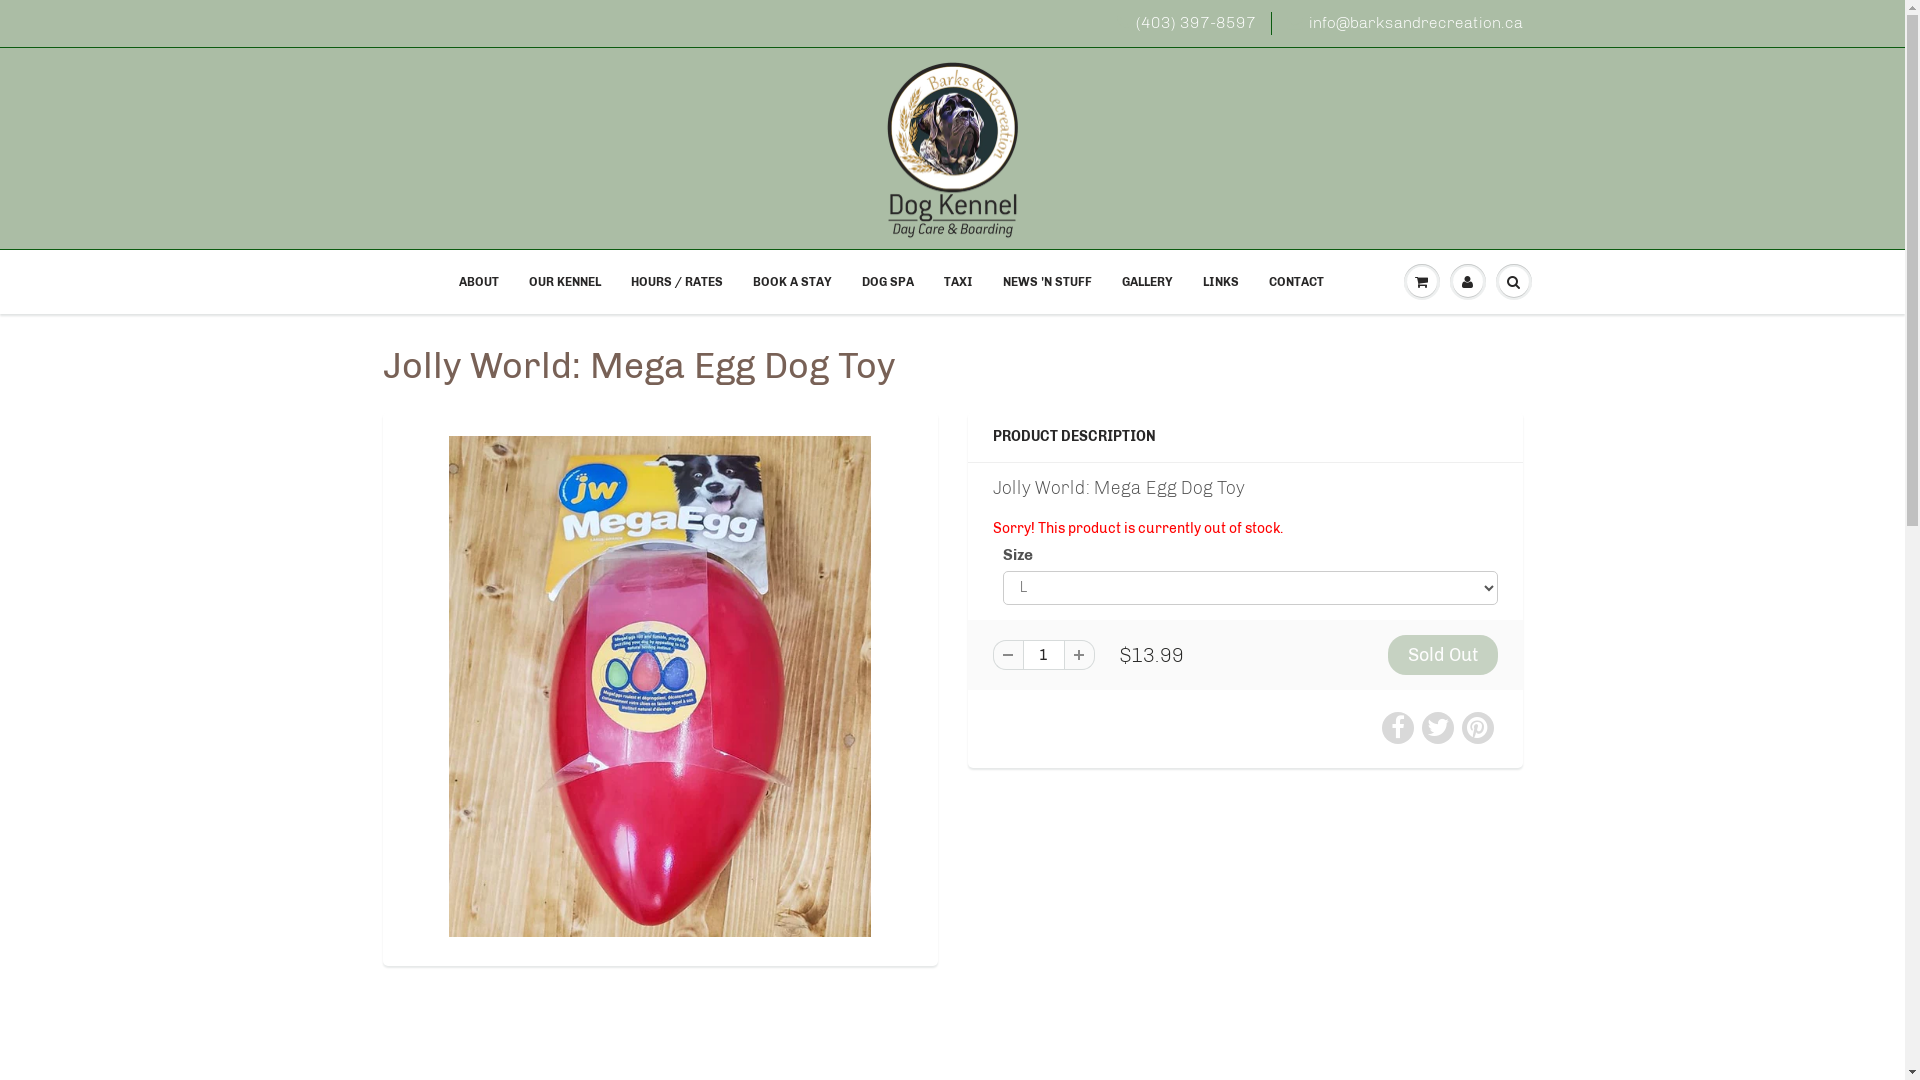 Image resolution: width=1920 pixels, height=1080 pixels. Describe the element at coordinates (1296, 281) in the screenshot. I see `'CONTACT'` at that location.